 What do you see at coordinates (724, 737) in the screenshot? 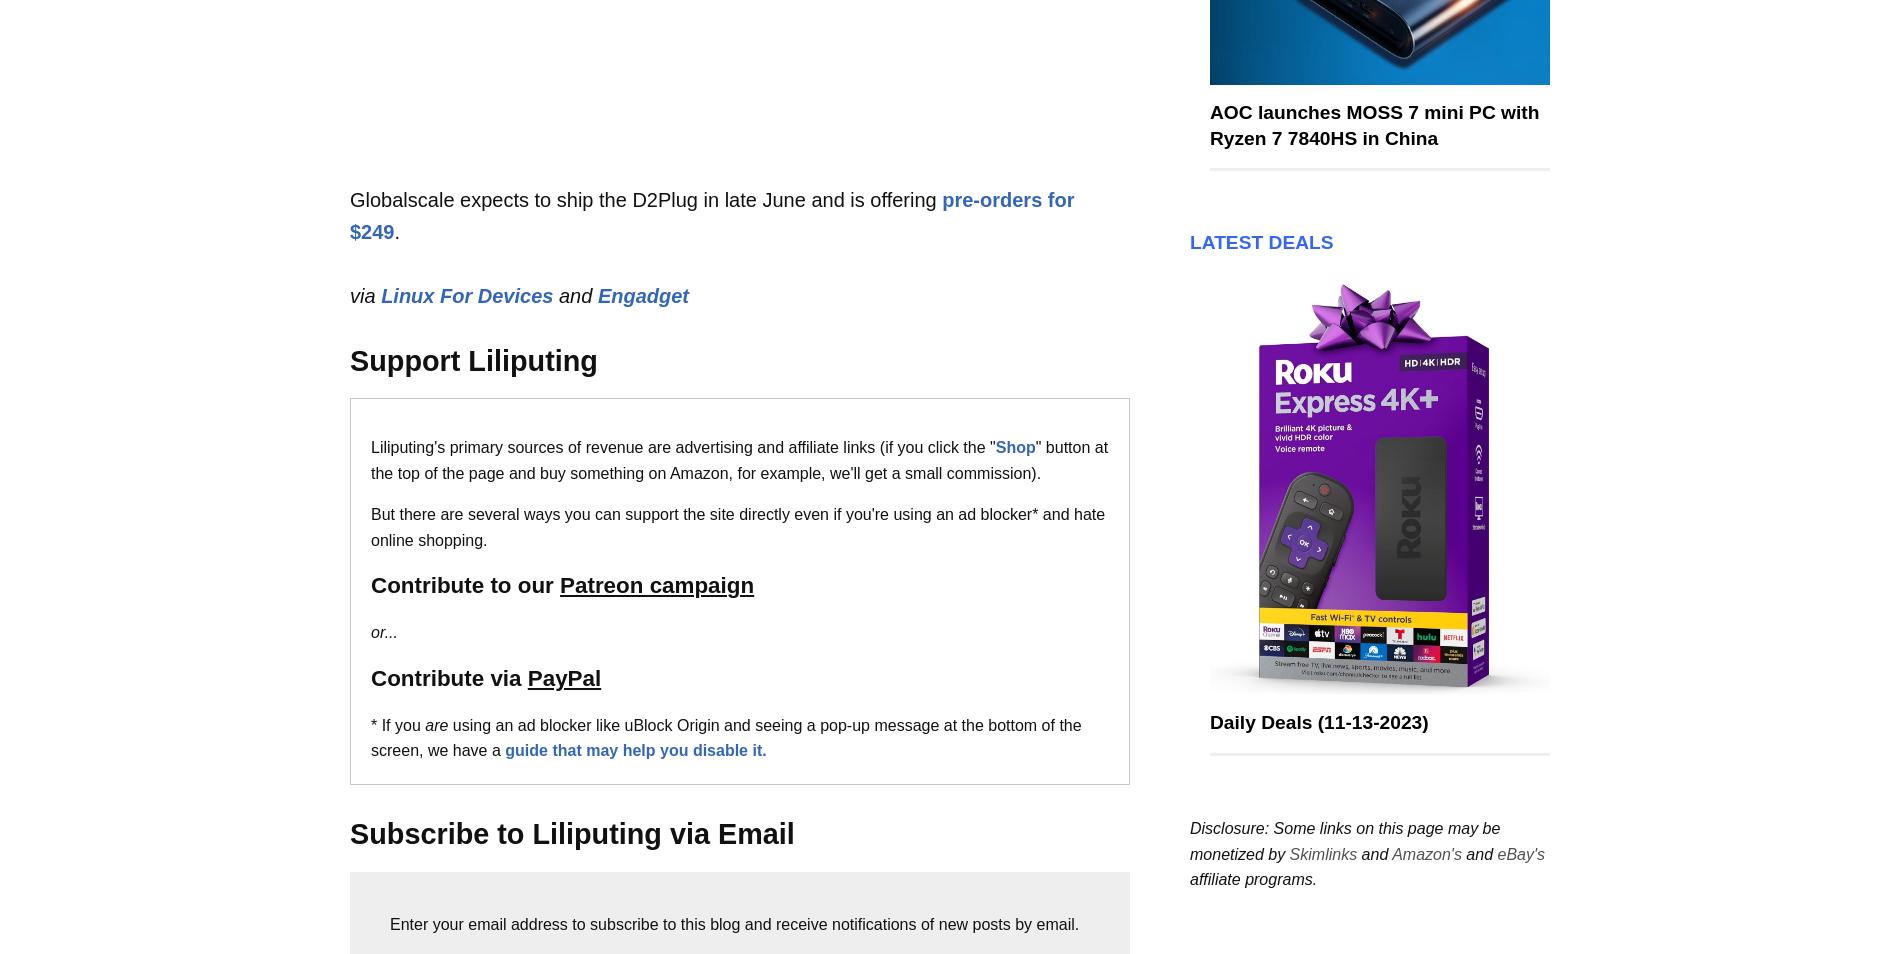
I see `'using an ad blocker like uBlock Origin and seeing a pop-up message at the bottom of the screen, we have a'` at bounding box center [724, 737].